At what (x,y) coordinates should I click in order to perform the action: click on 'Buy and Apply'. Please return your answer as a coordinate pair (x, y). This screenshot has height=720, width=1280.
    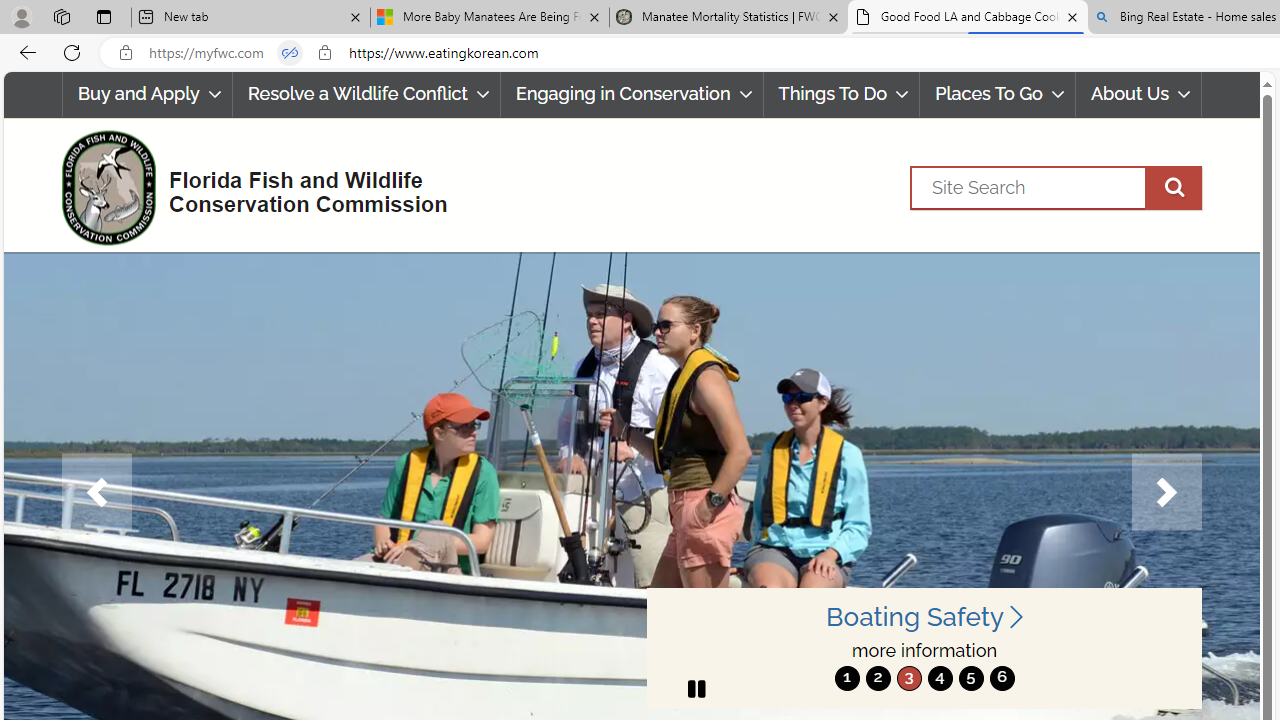
    Looking at the image, I should click on (146, 94).